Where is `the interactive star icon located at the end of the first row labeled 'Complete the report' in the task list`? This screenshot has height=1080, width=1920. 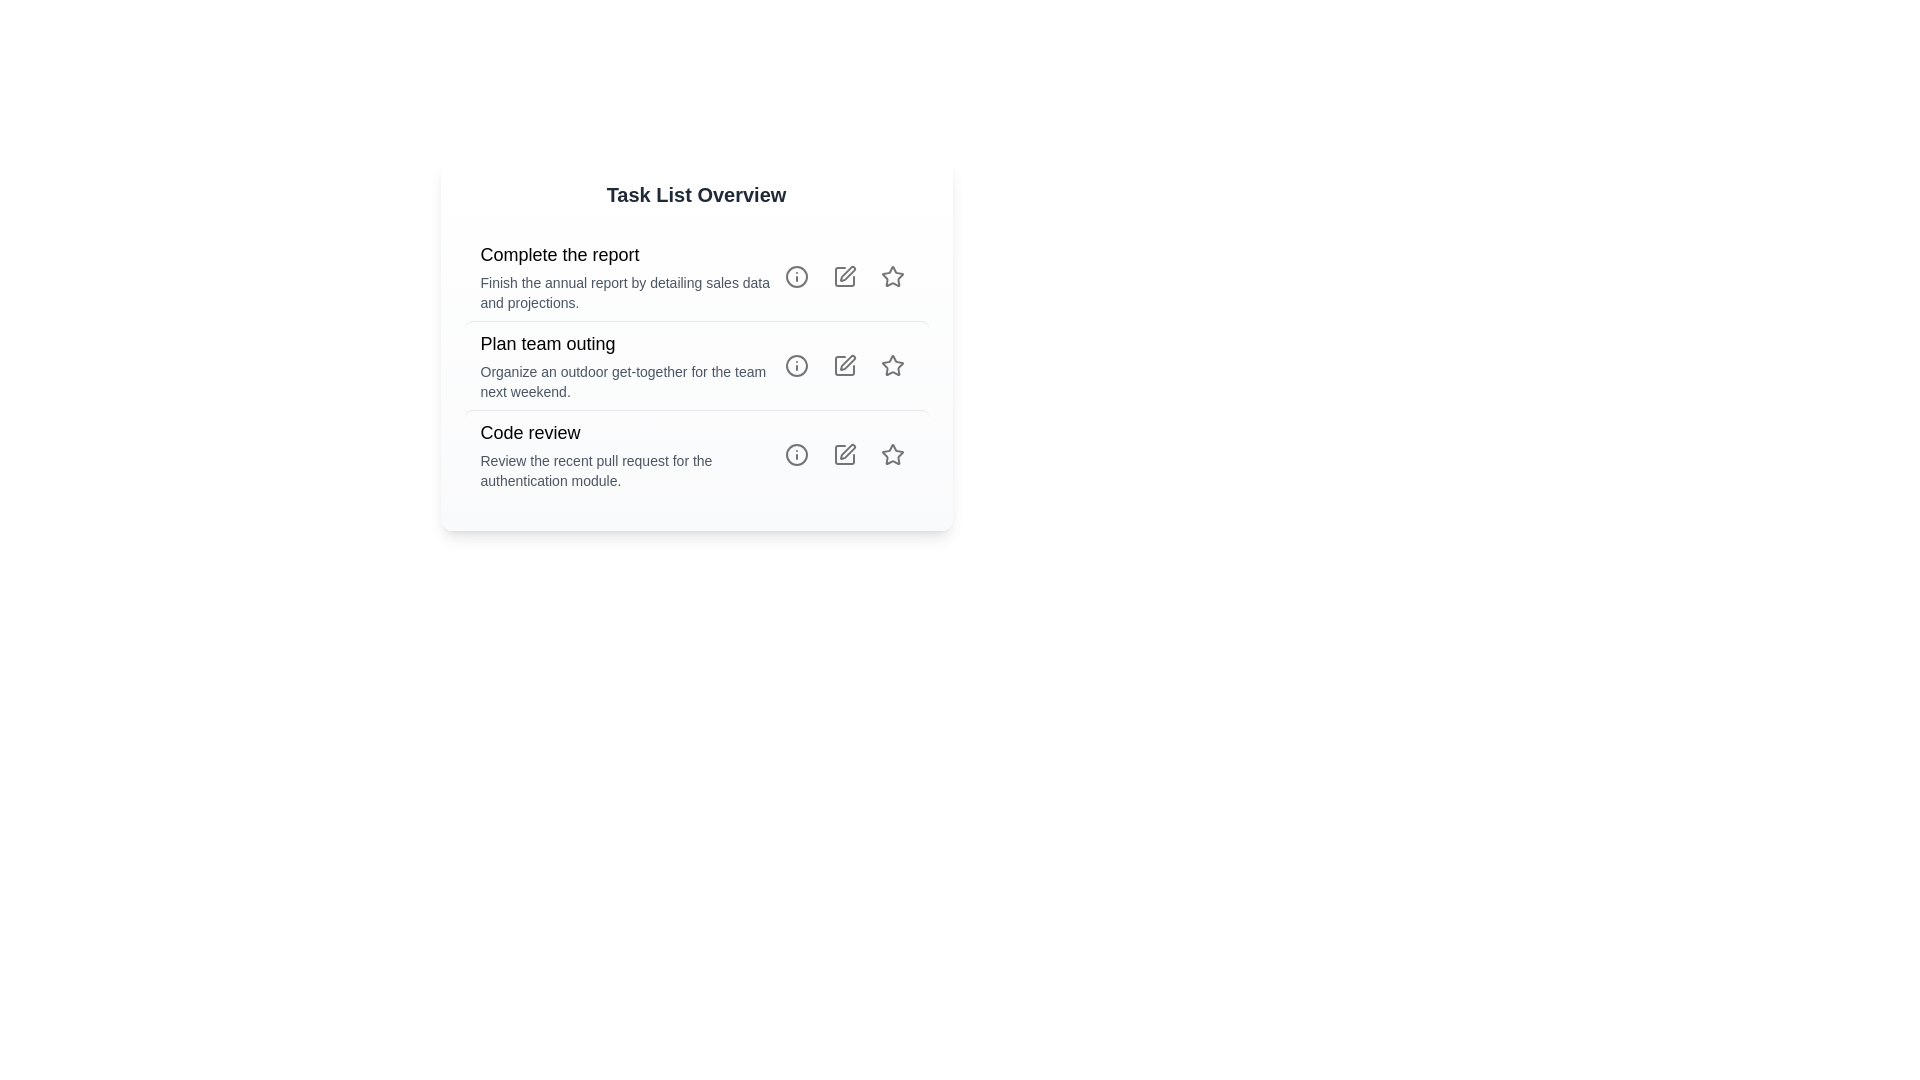
the interactive star icon located at the end of the first row labeled 'Complete the report' in the task list is located at coordinates (891, 277).